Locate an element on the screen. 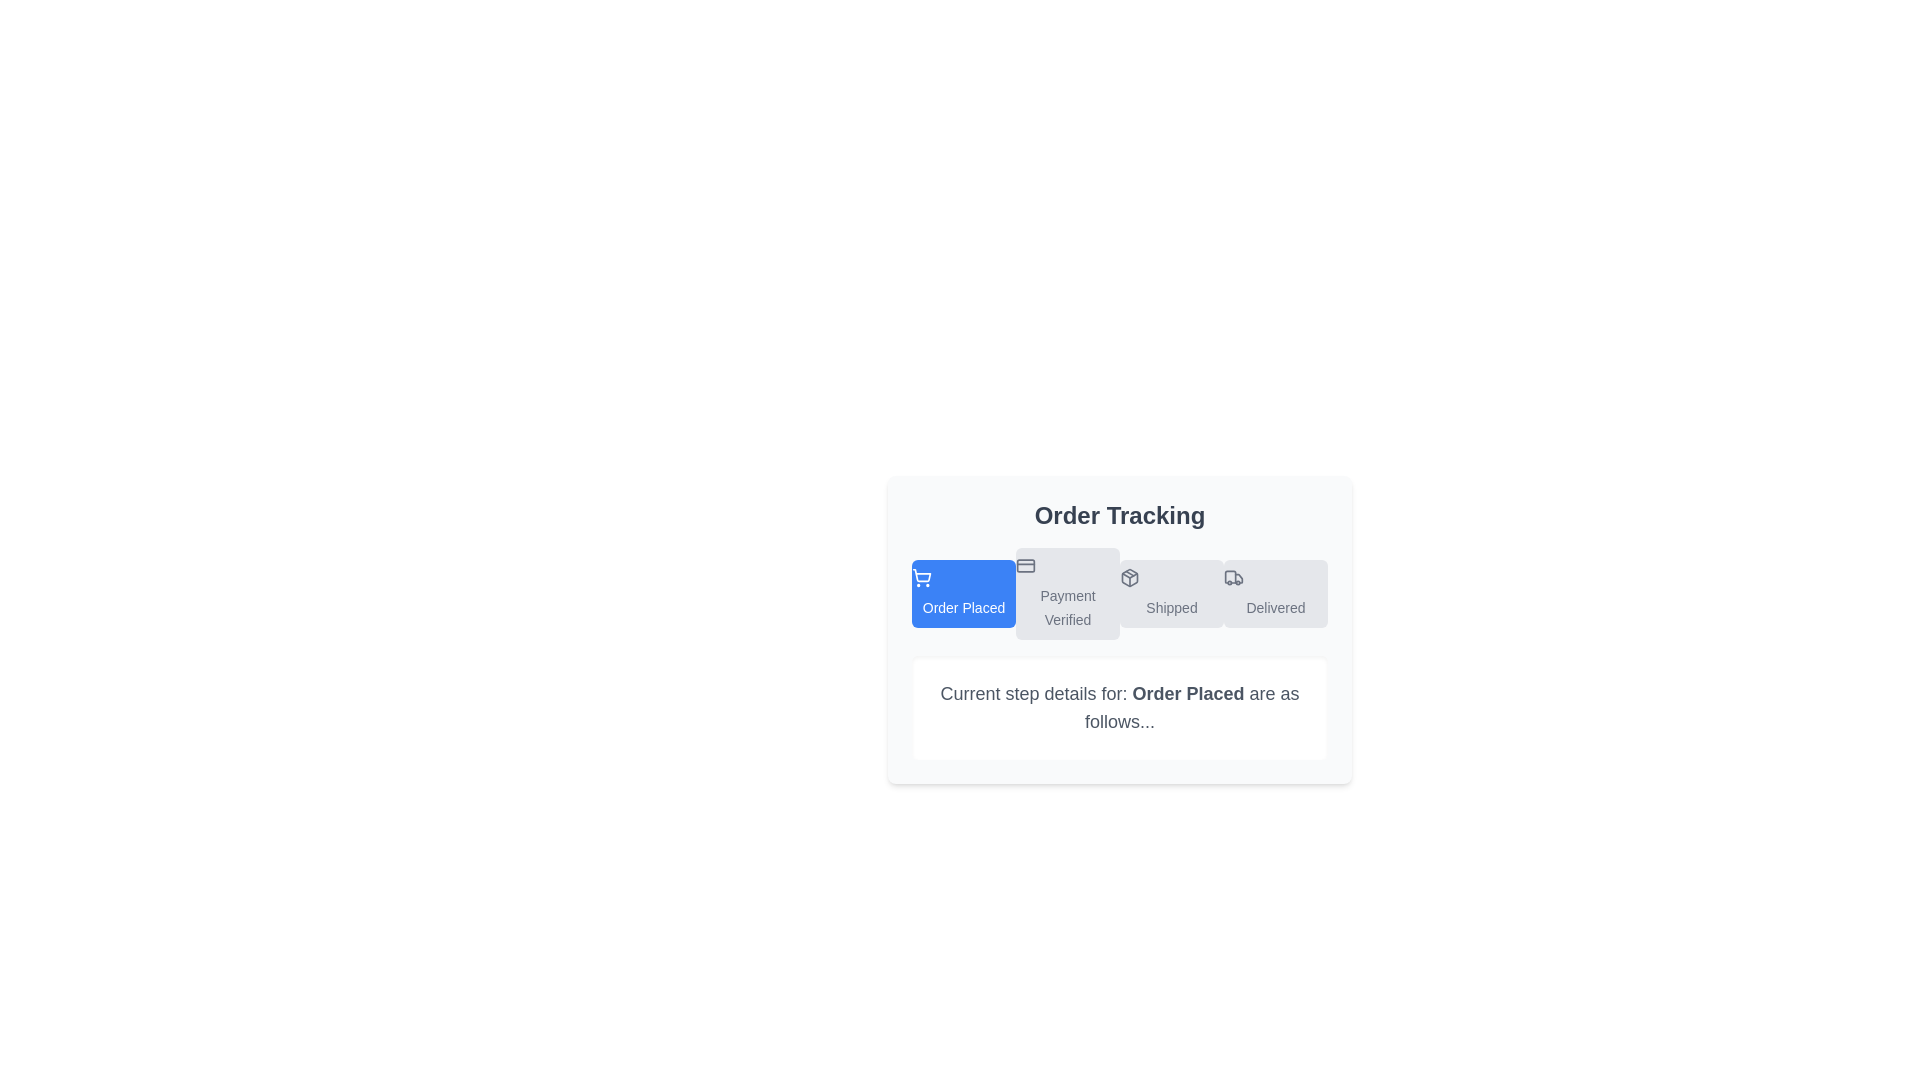 The image size is (1920, 1080). the rectangular graphical element that signifies a graphical placeholder within the credit card icon, which is part of the 'Payment Verified' step in the process tracker is located at coordinates (1026, 566).